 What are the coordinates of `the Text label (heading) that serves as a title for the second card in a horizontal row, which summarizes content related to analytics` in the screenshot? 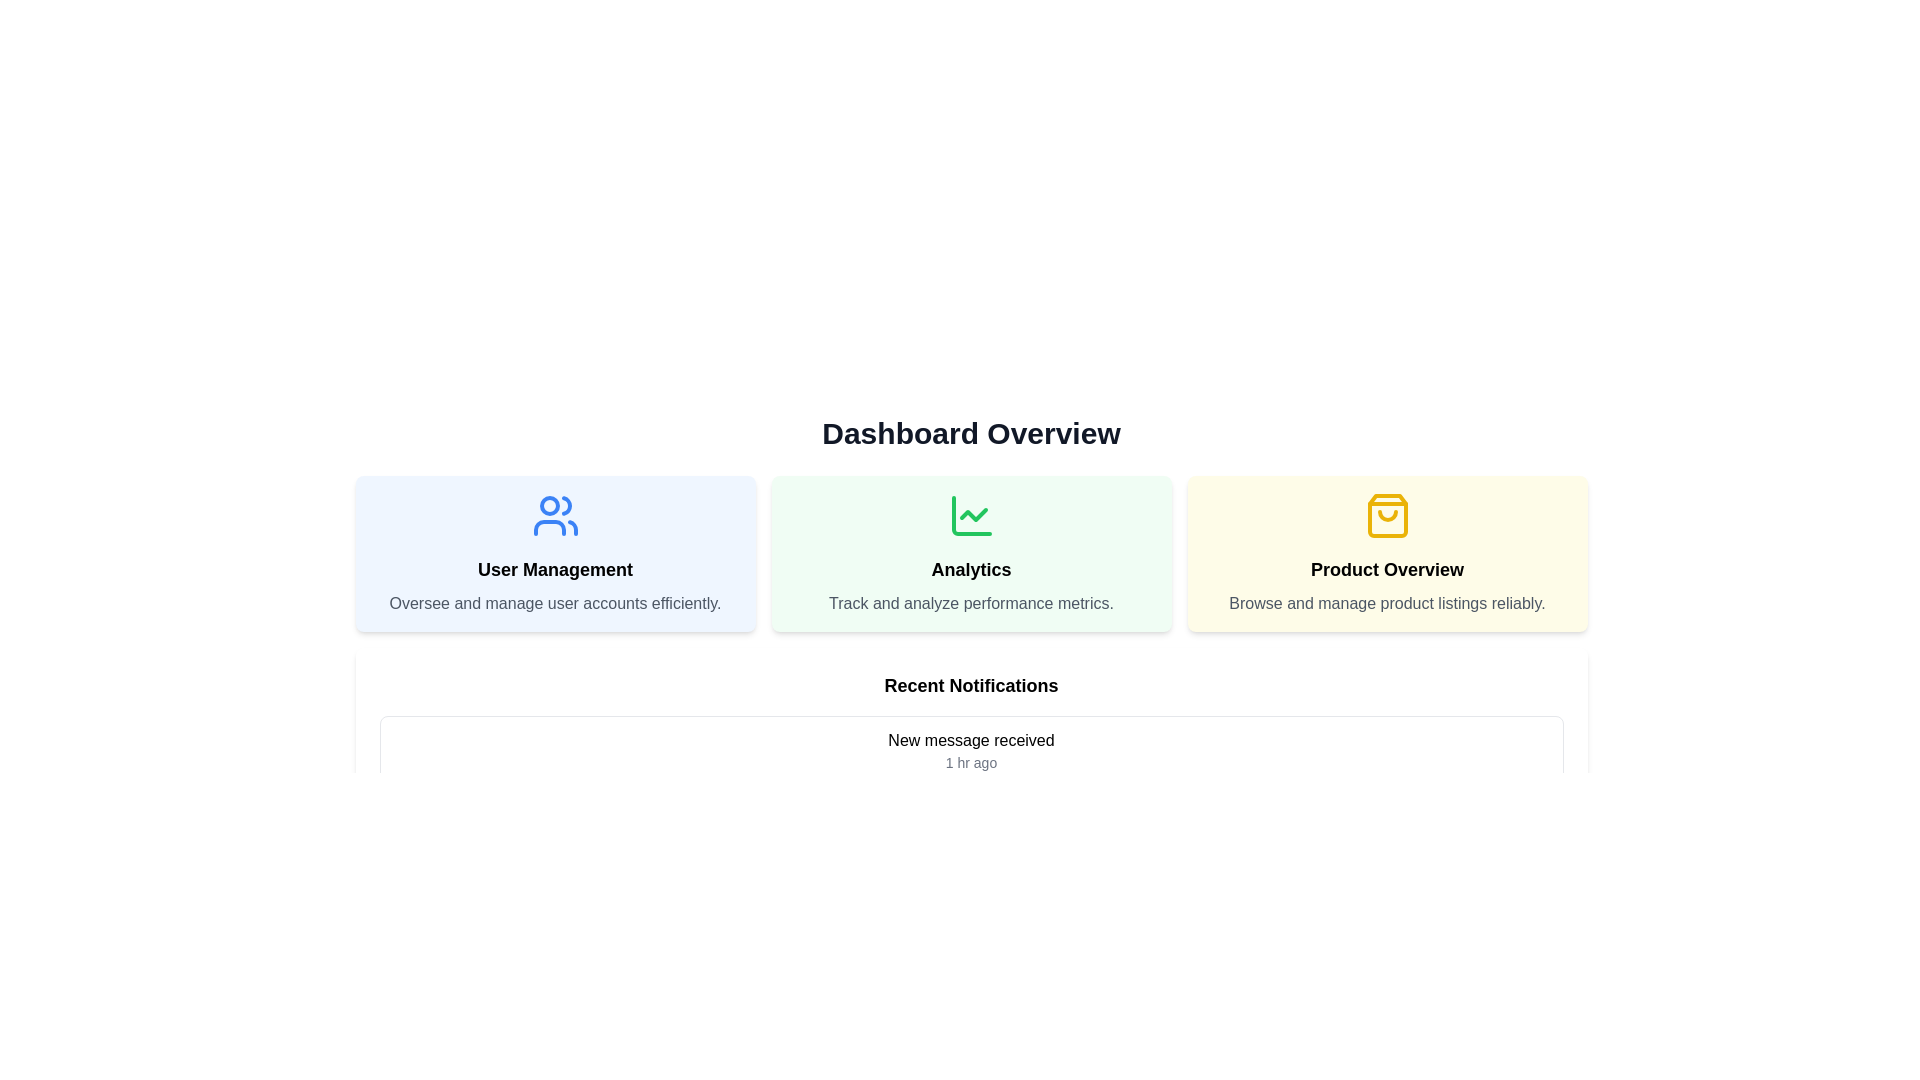 It's located at (971, 570).